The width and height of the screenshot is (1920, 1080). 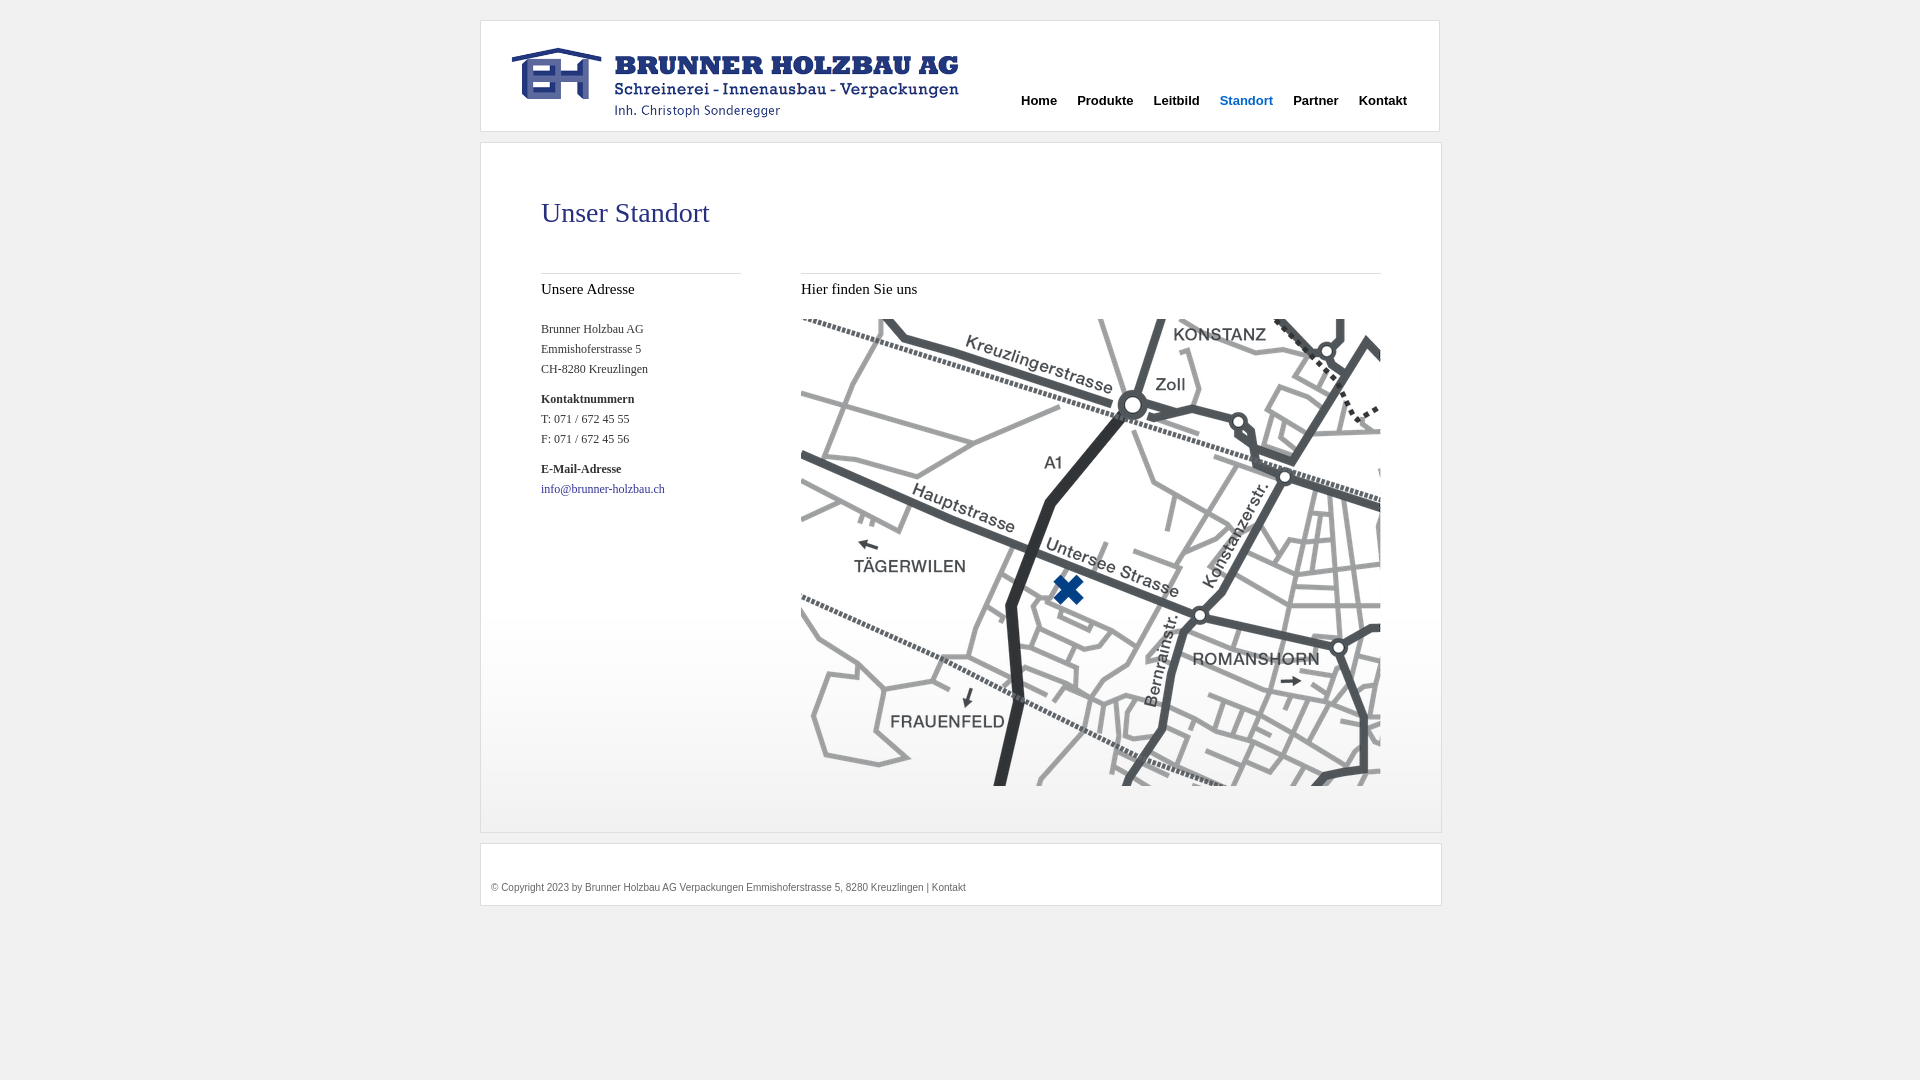 What do you see at coordinates (1381, 100) in the screenshot?
I see `'Kontakt'` at bounding box center [1381, 100].